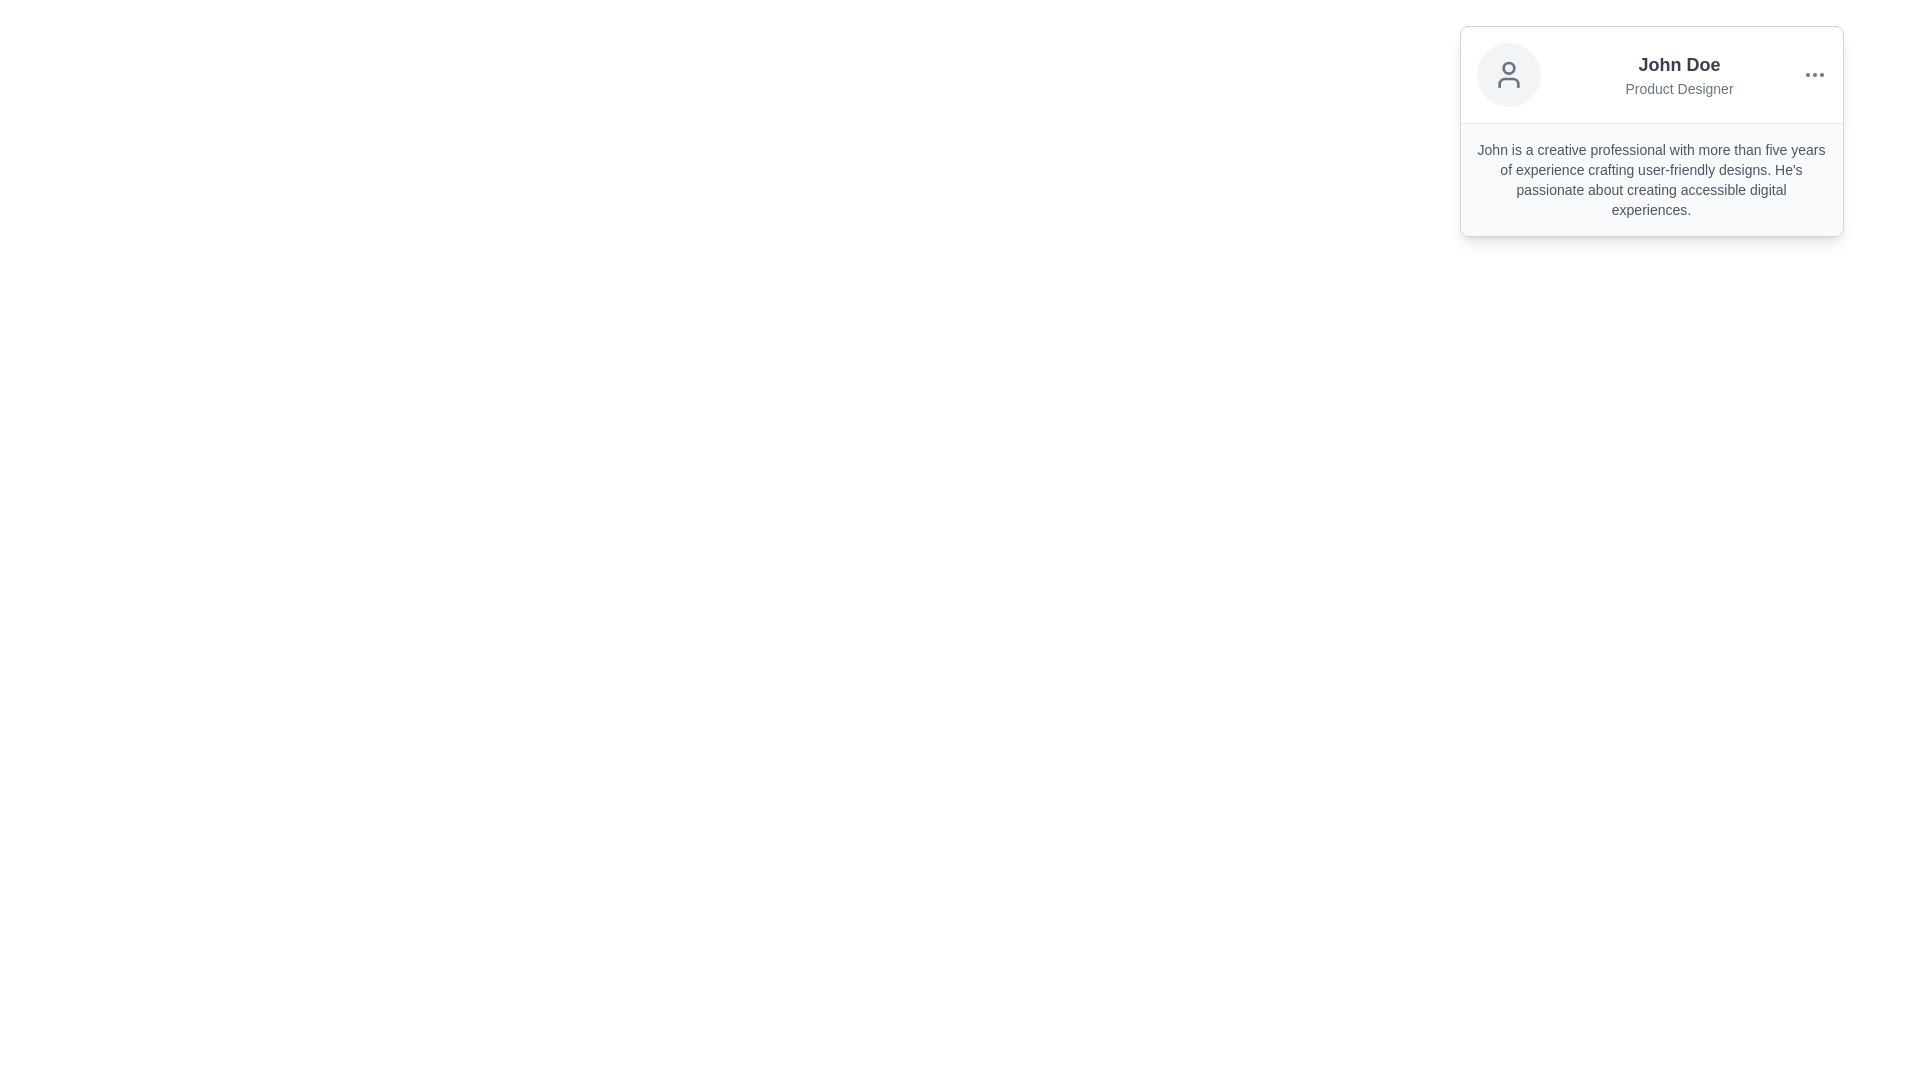  What do you see at coordinates (1508, 73) in the screenshot?
I see `the user icon, which is a simplistic outline of a person with a gray color in a circular background, located at the top-left corner of a card layout` at bounding box center [1508, 73].